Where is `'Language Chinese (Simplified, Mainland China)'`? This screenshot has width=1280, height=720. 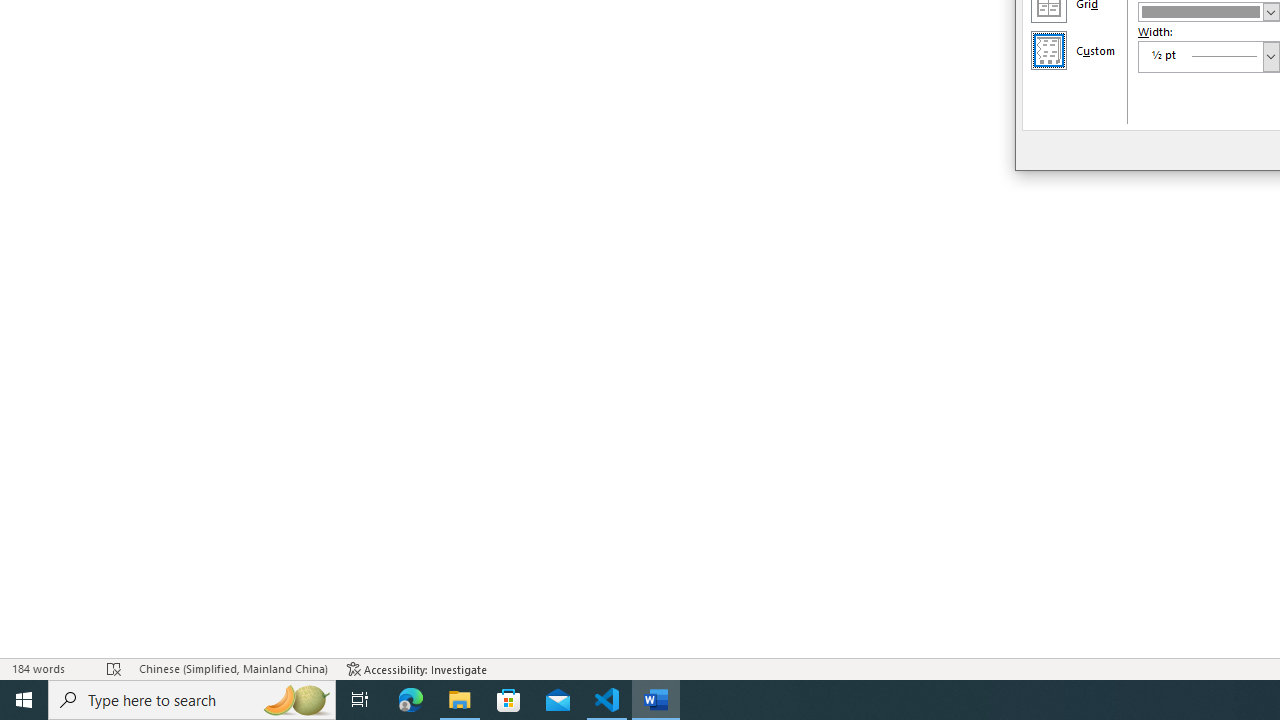
'Language Chinese (Simplified, Mainland China)' is located at coordinates (232, 669).